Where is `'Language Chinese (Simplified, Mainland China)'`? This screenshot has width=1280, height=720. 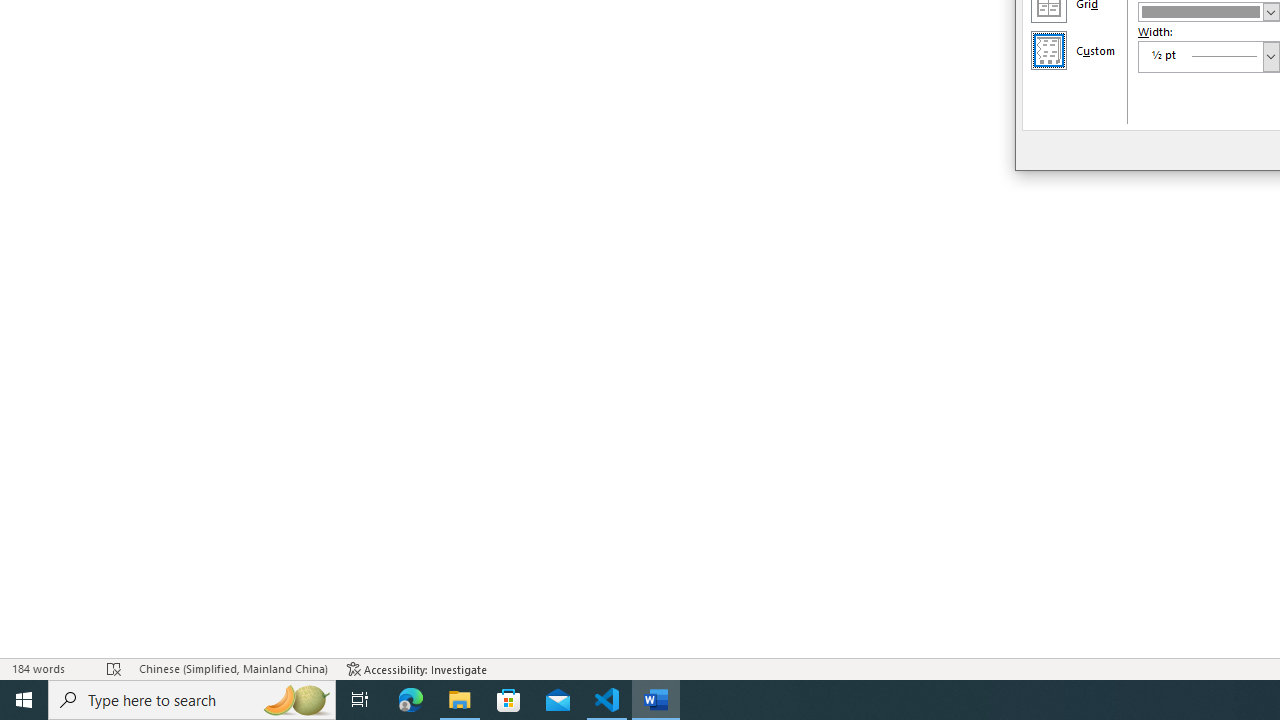
'Language Chinese (Simplified, Mainland China)' is located at coordinates (232, 669).